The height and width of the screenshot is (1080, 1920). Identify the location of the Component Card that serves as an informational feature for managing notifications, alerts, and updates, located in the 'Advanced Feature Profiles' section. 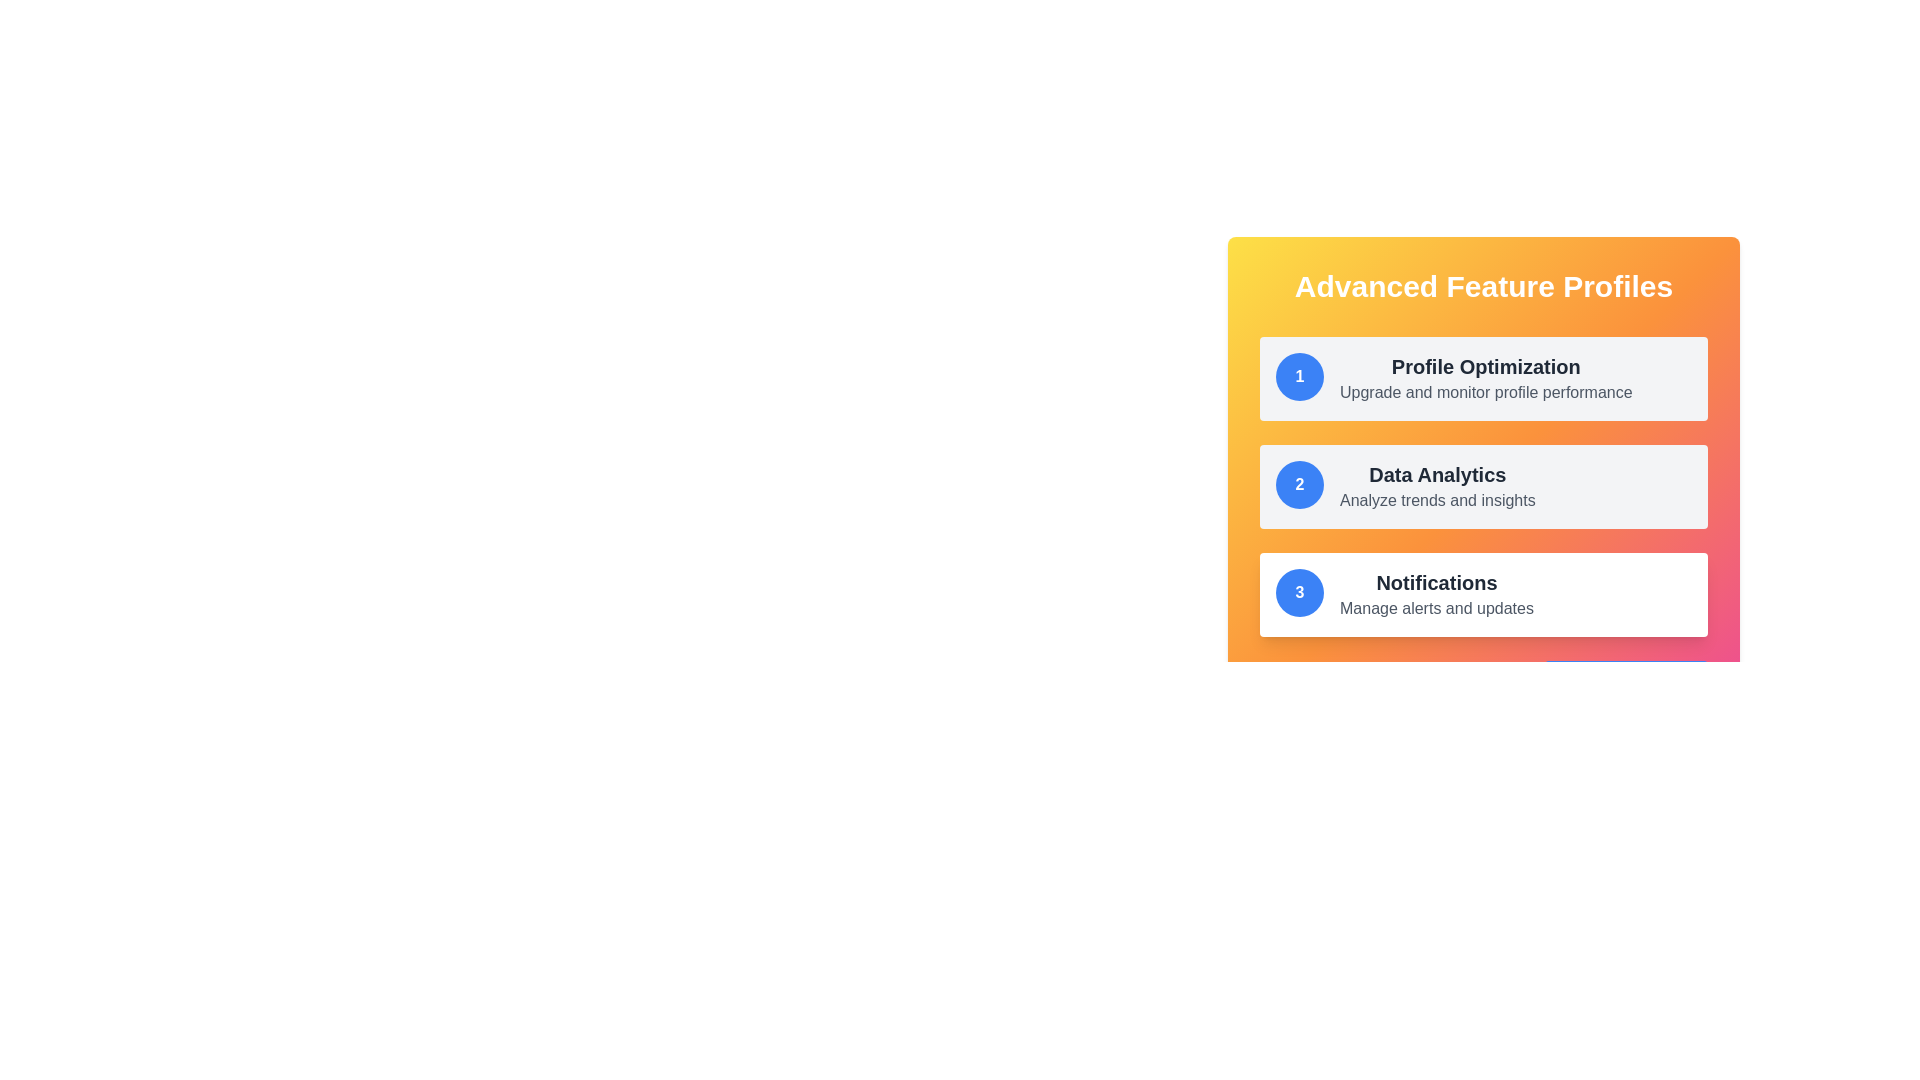
(1483, 593).